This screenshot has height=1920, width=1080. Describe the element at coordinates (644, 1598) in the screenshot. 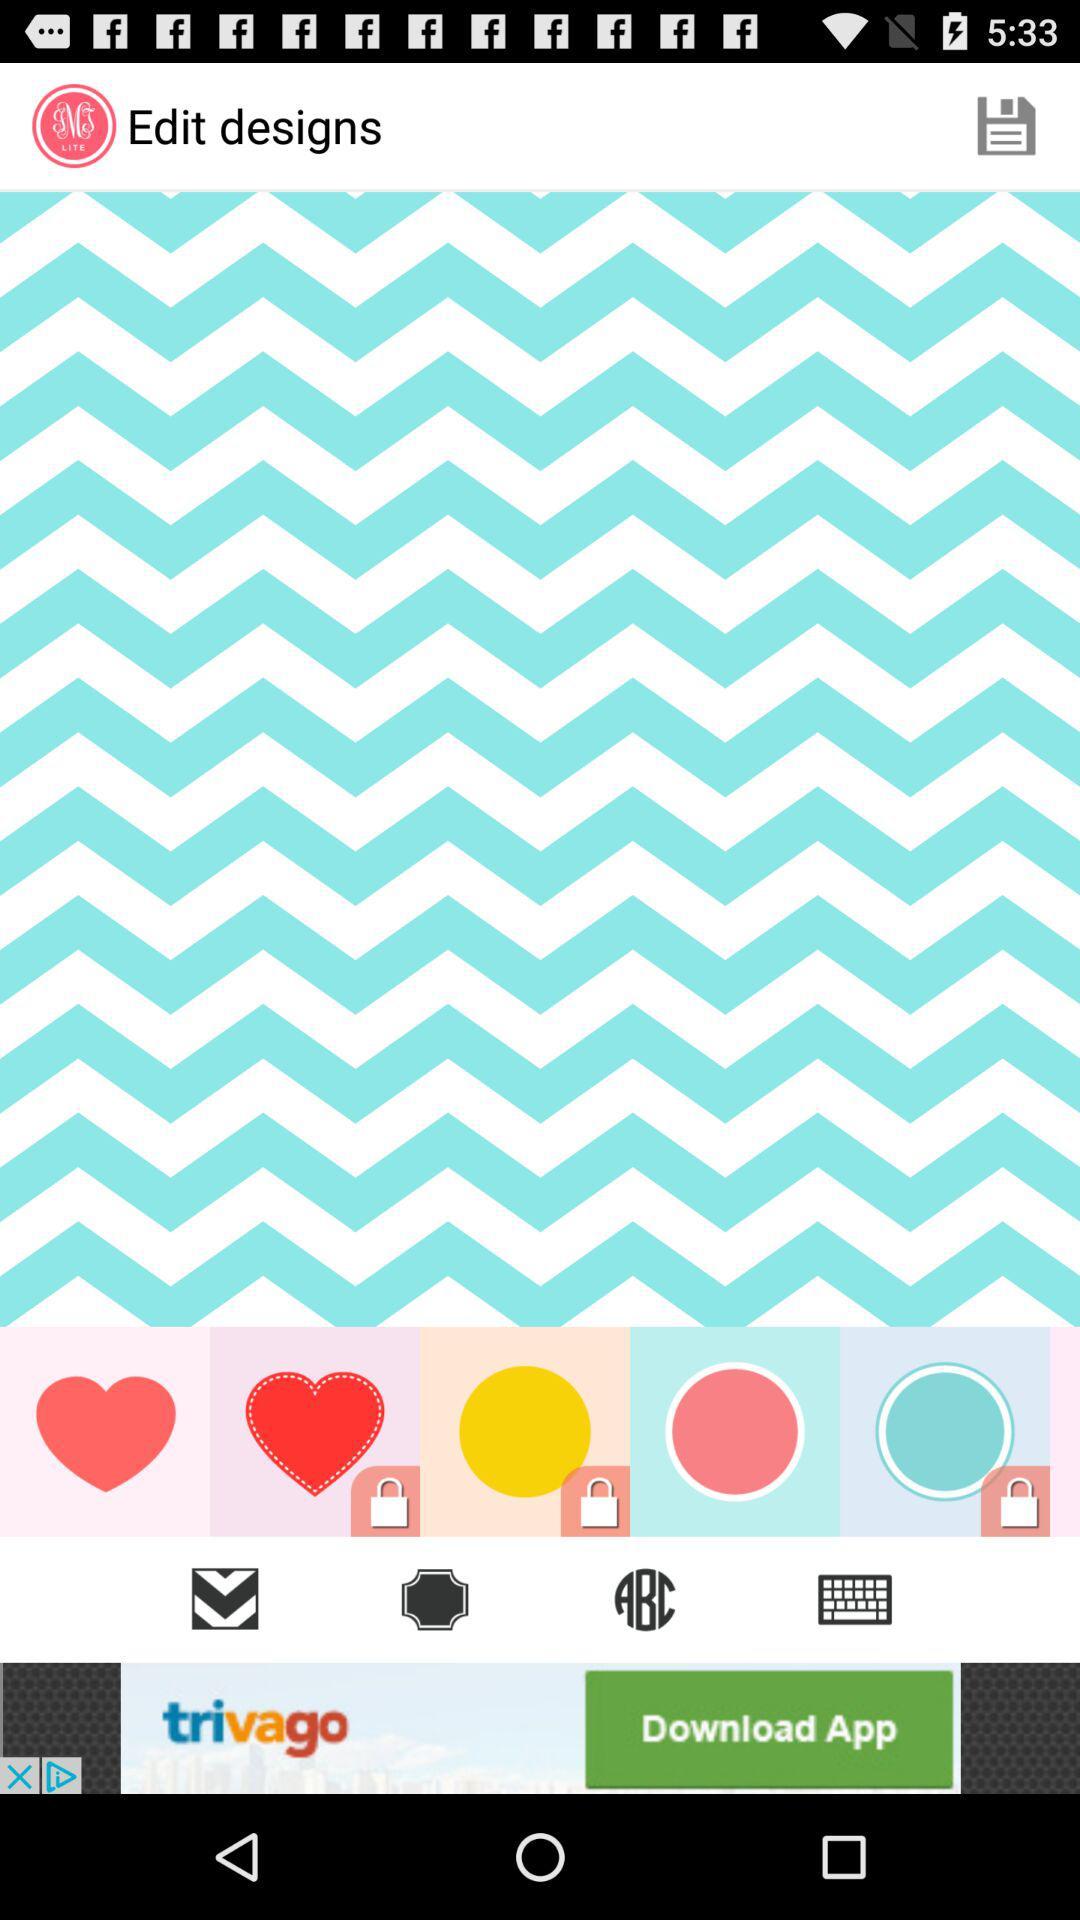

I see `the globe icon` at that location.